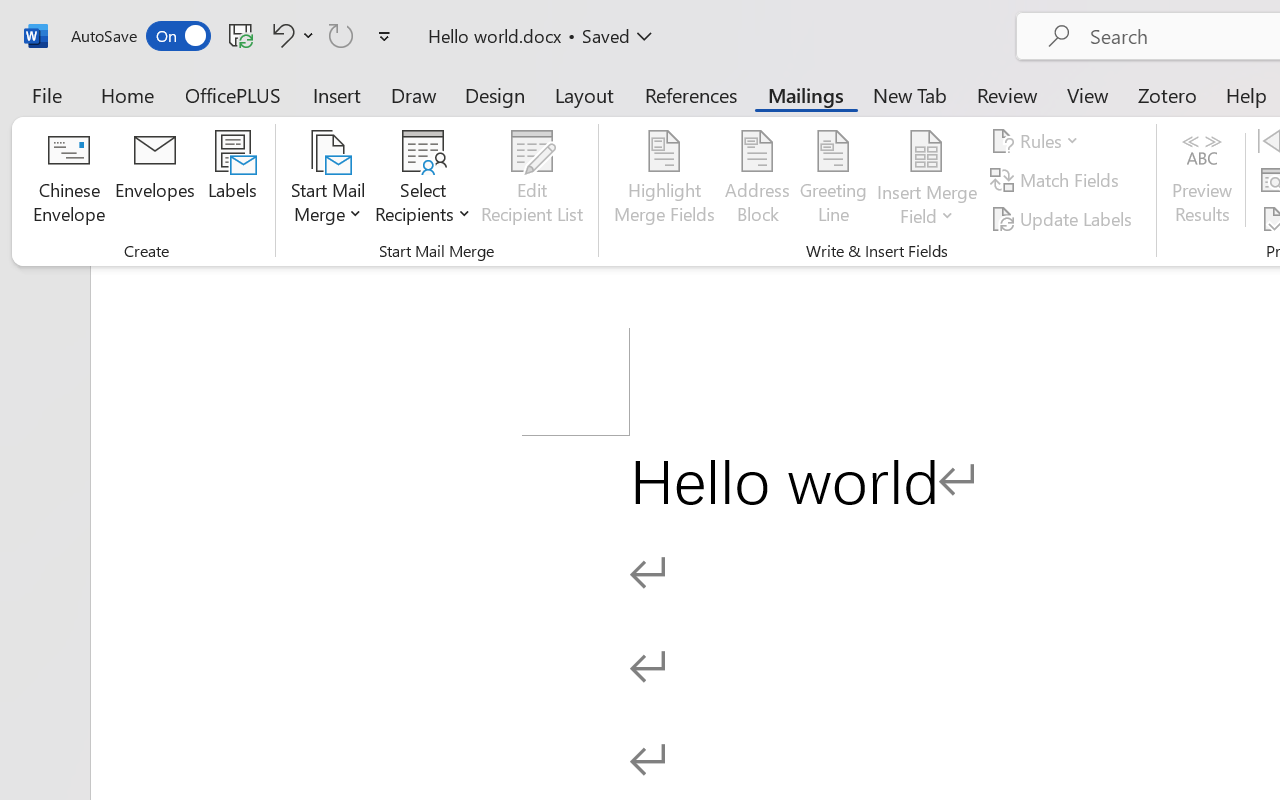  I want to click on 'Undo Click and Type Formatting', so click(289, 34).